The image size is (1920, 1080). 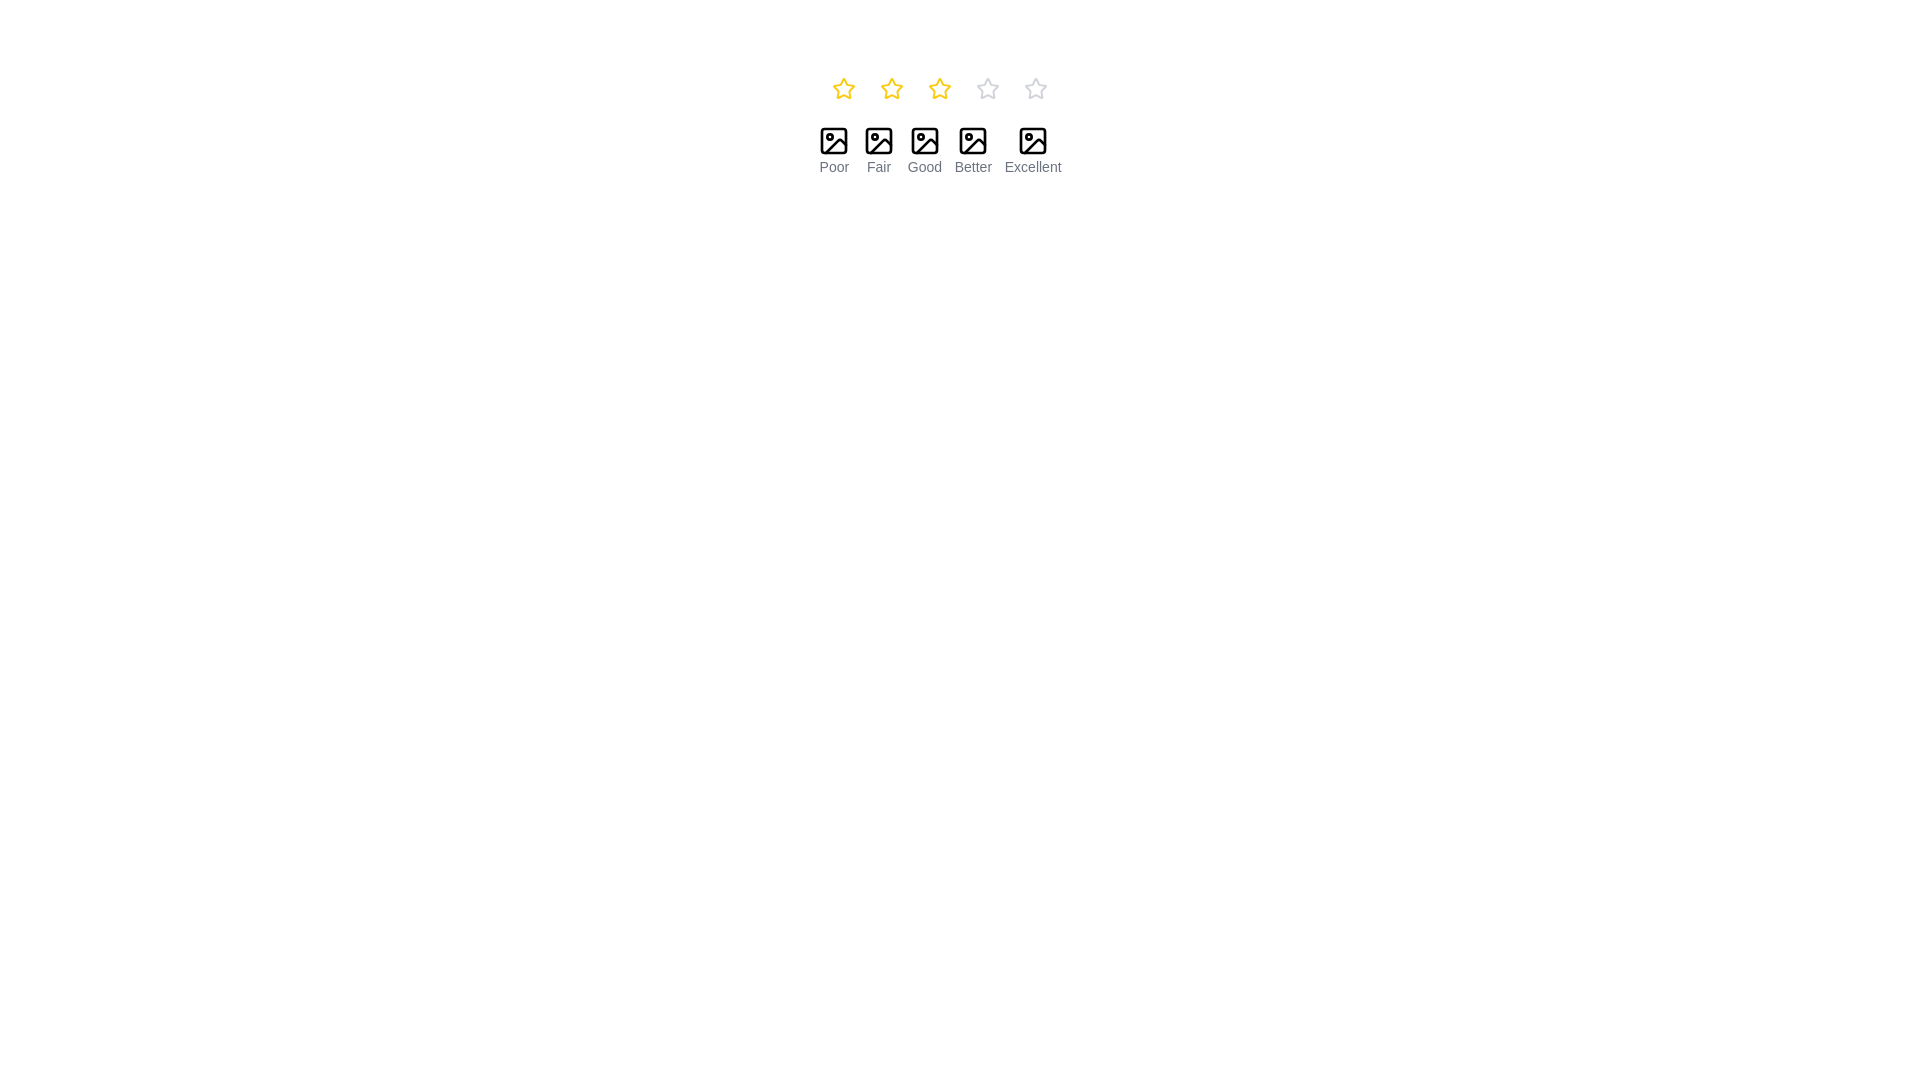 I want to click on the 'Fair' rating option component, so click(x=878, y=149).